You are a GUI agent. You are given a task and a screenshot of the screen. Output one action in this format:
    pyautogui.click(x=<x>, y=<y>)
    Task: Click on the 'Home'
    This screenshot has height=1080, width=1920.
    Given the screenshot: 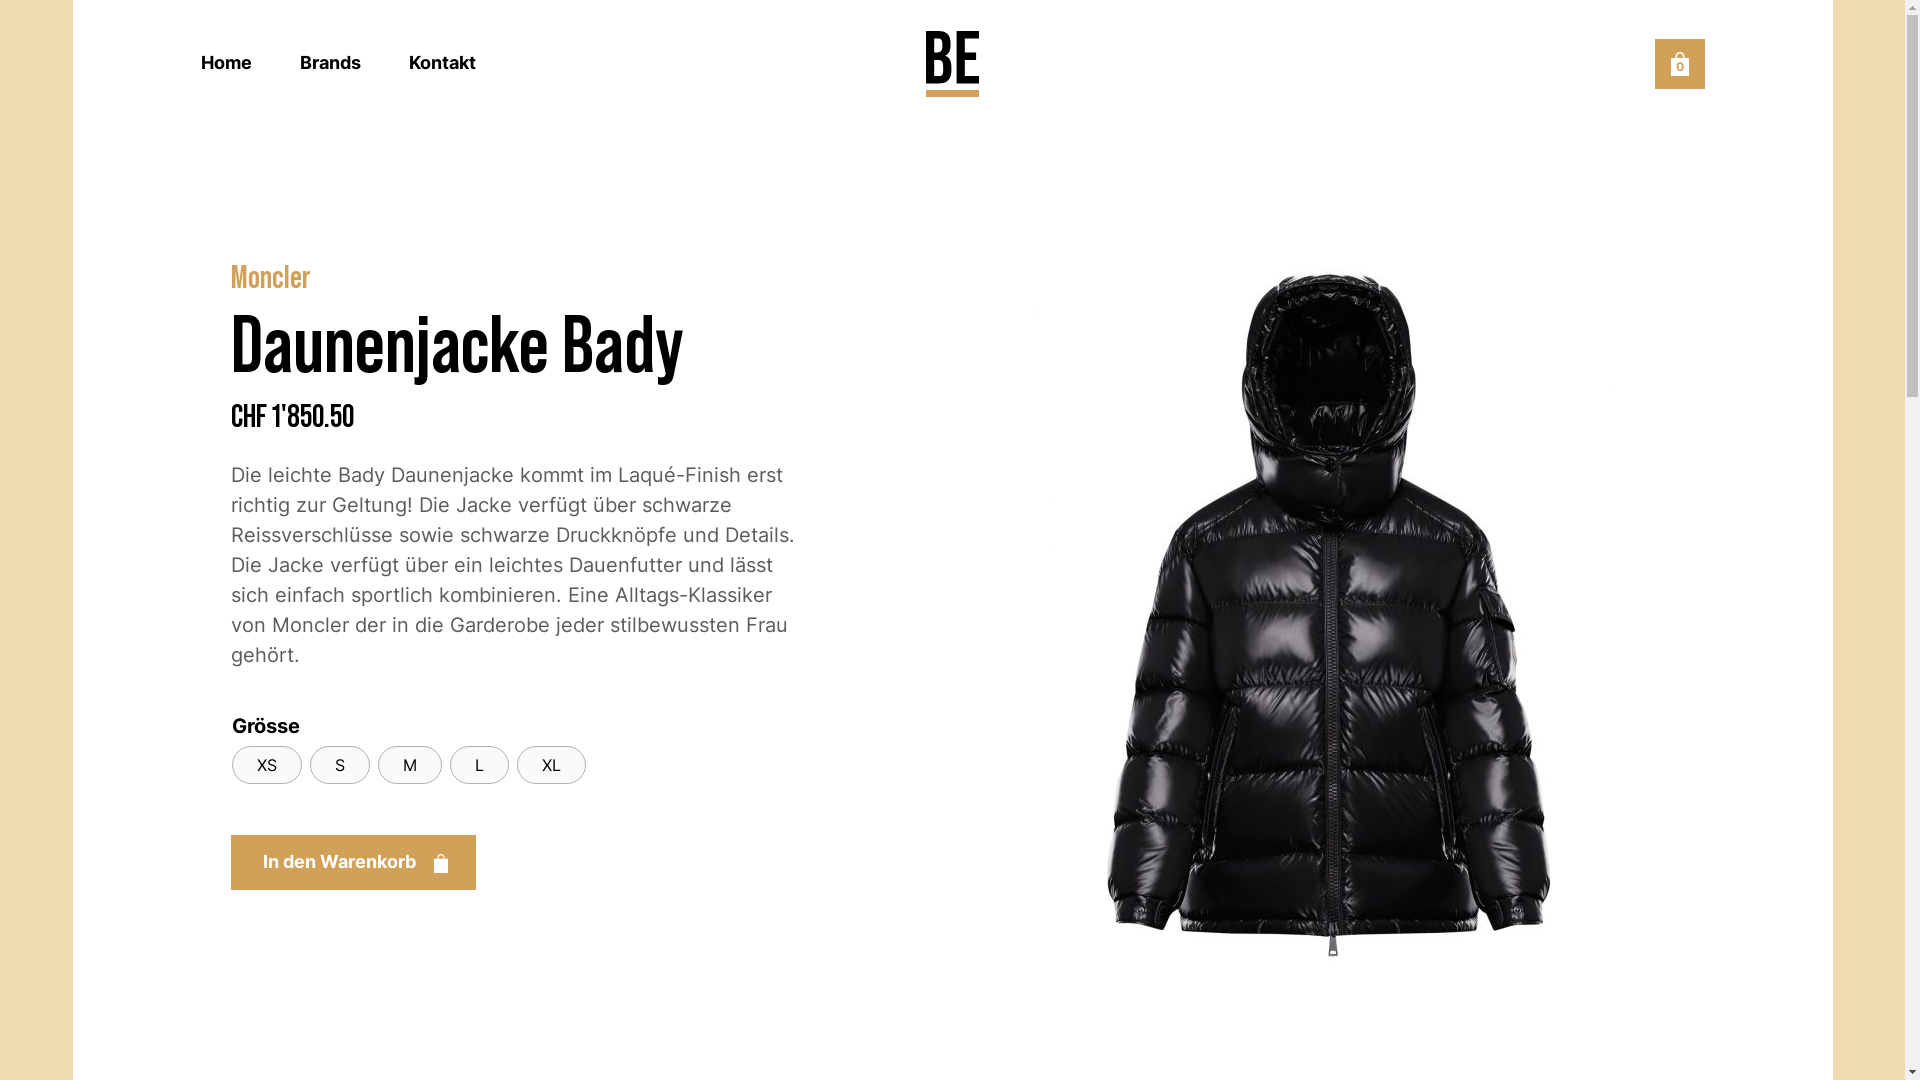 What is the action you would take?
    pyautogui.click(x=225, y=61)
    